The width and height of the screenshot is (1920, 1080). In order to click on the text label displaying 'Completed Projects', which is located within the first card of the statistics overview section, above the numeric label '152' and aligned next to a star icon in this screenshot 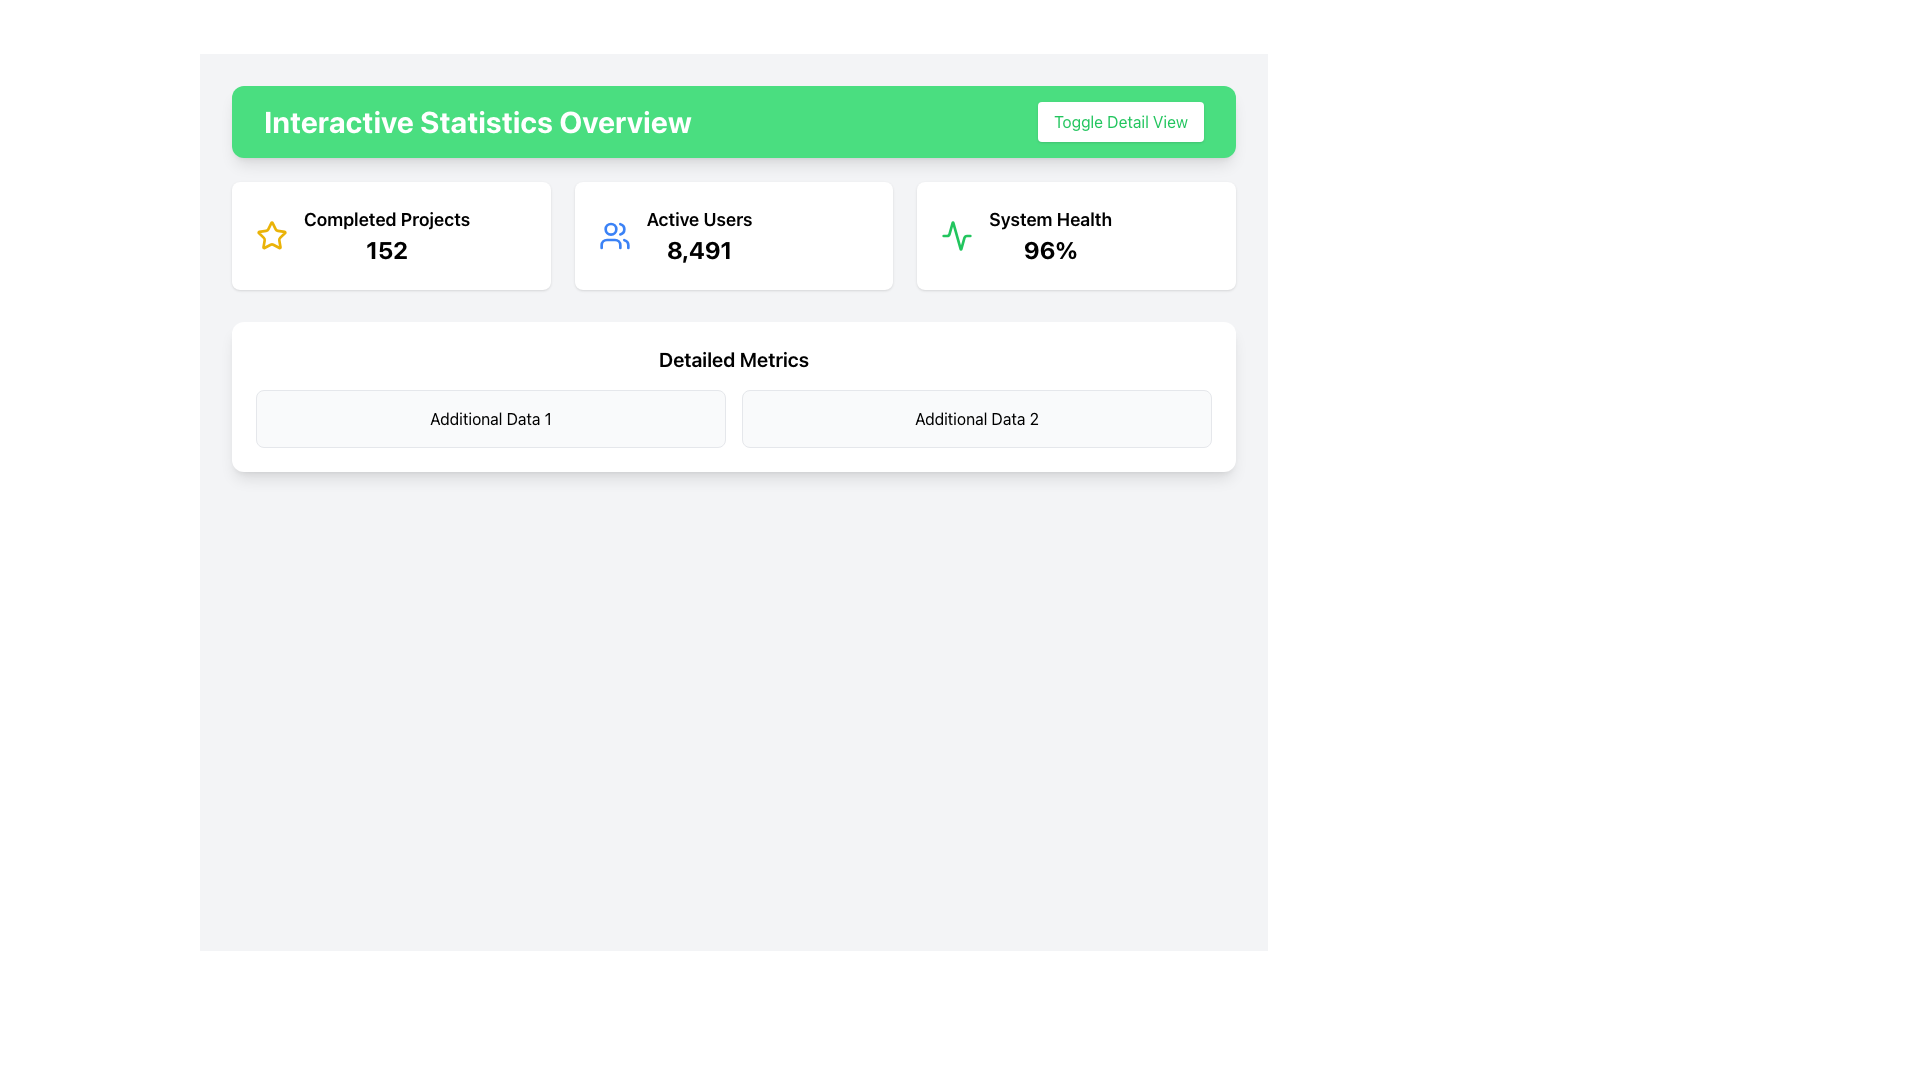, I will do `click(387, 219)`.